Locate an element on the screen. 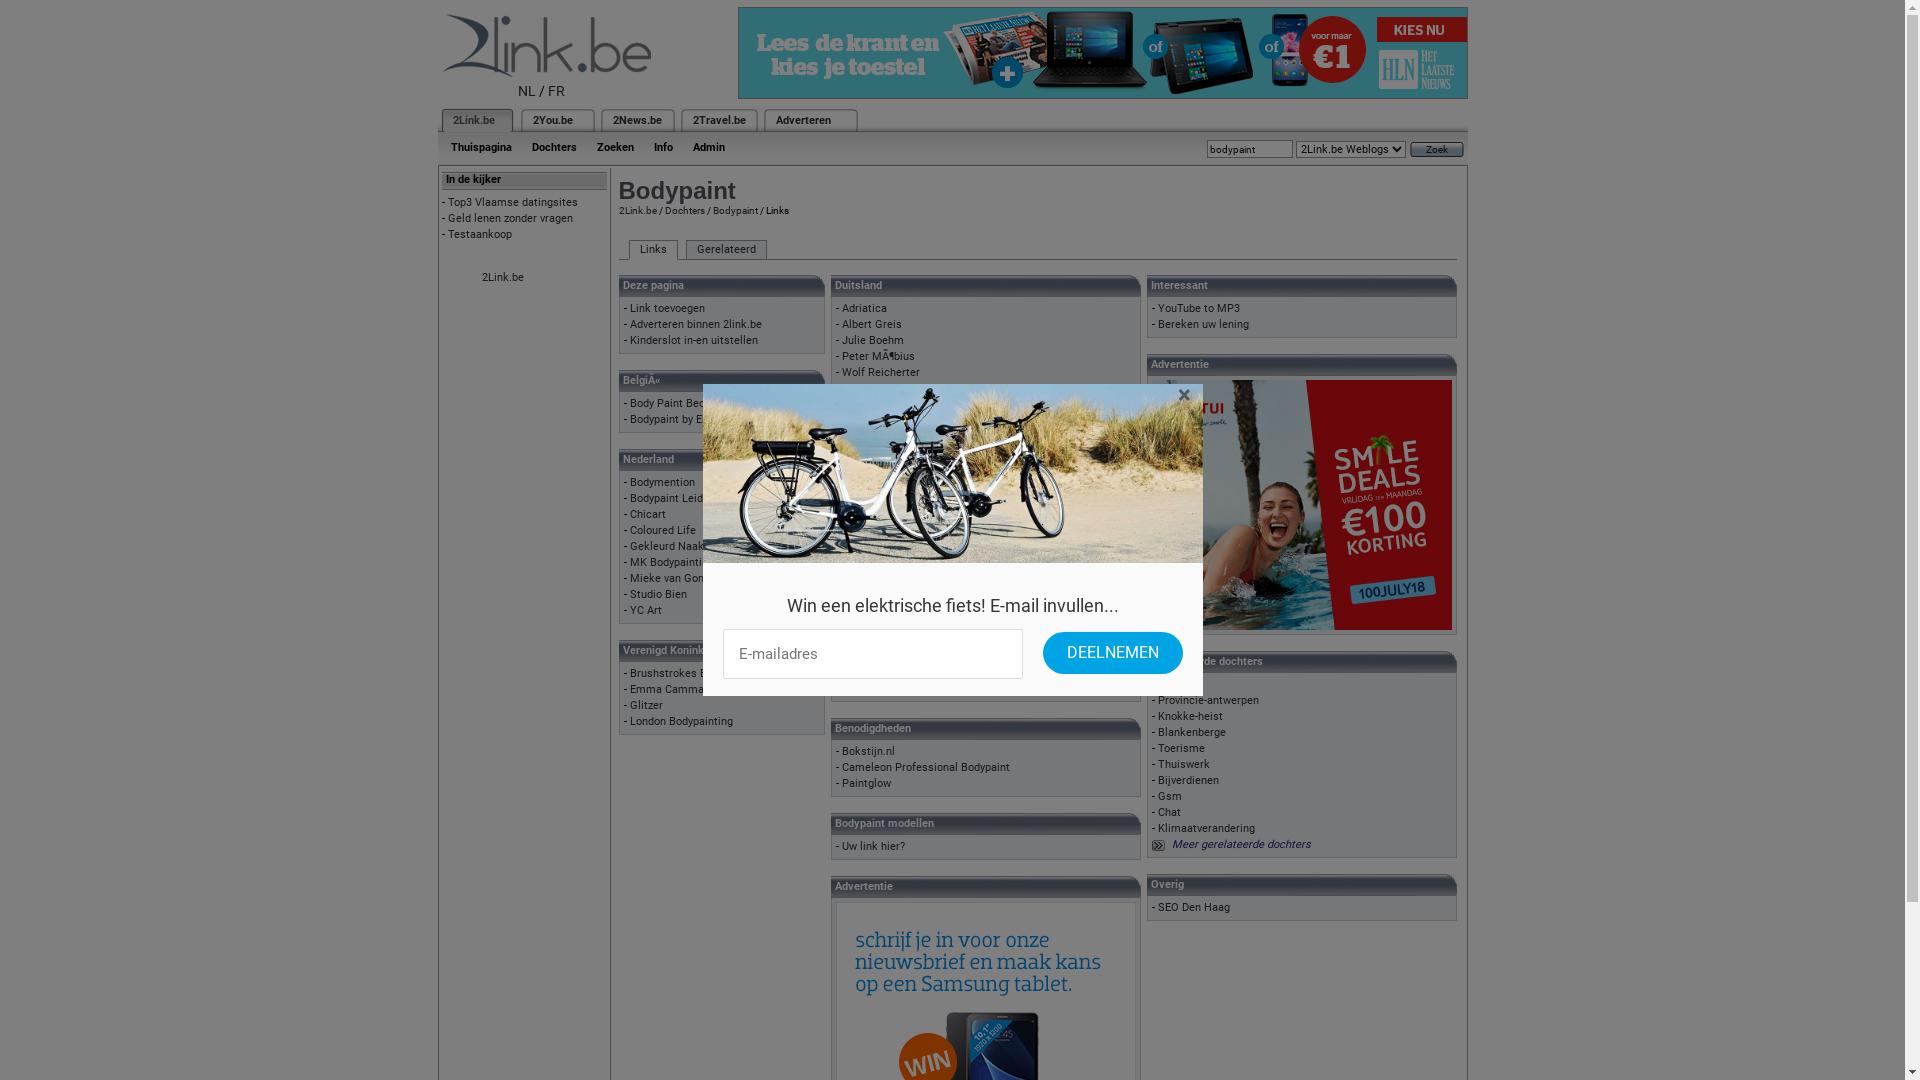  'Admin' is located at coordinates (708, 146).